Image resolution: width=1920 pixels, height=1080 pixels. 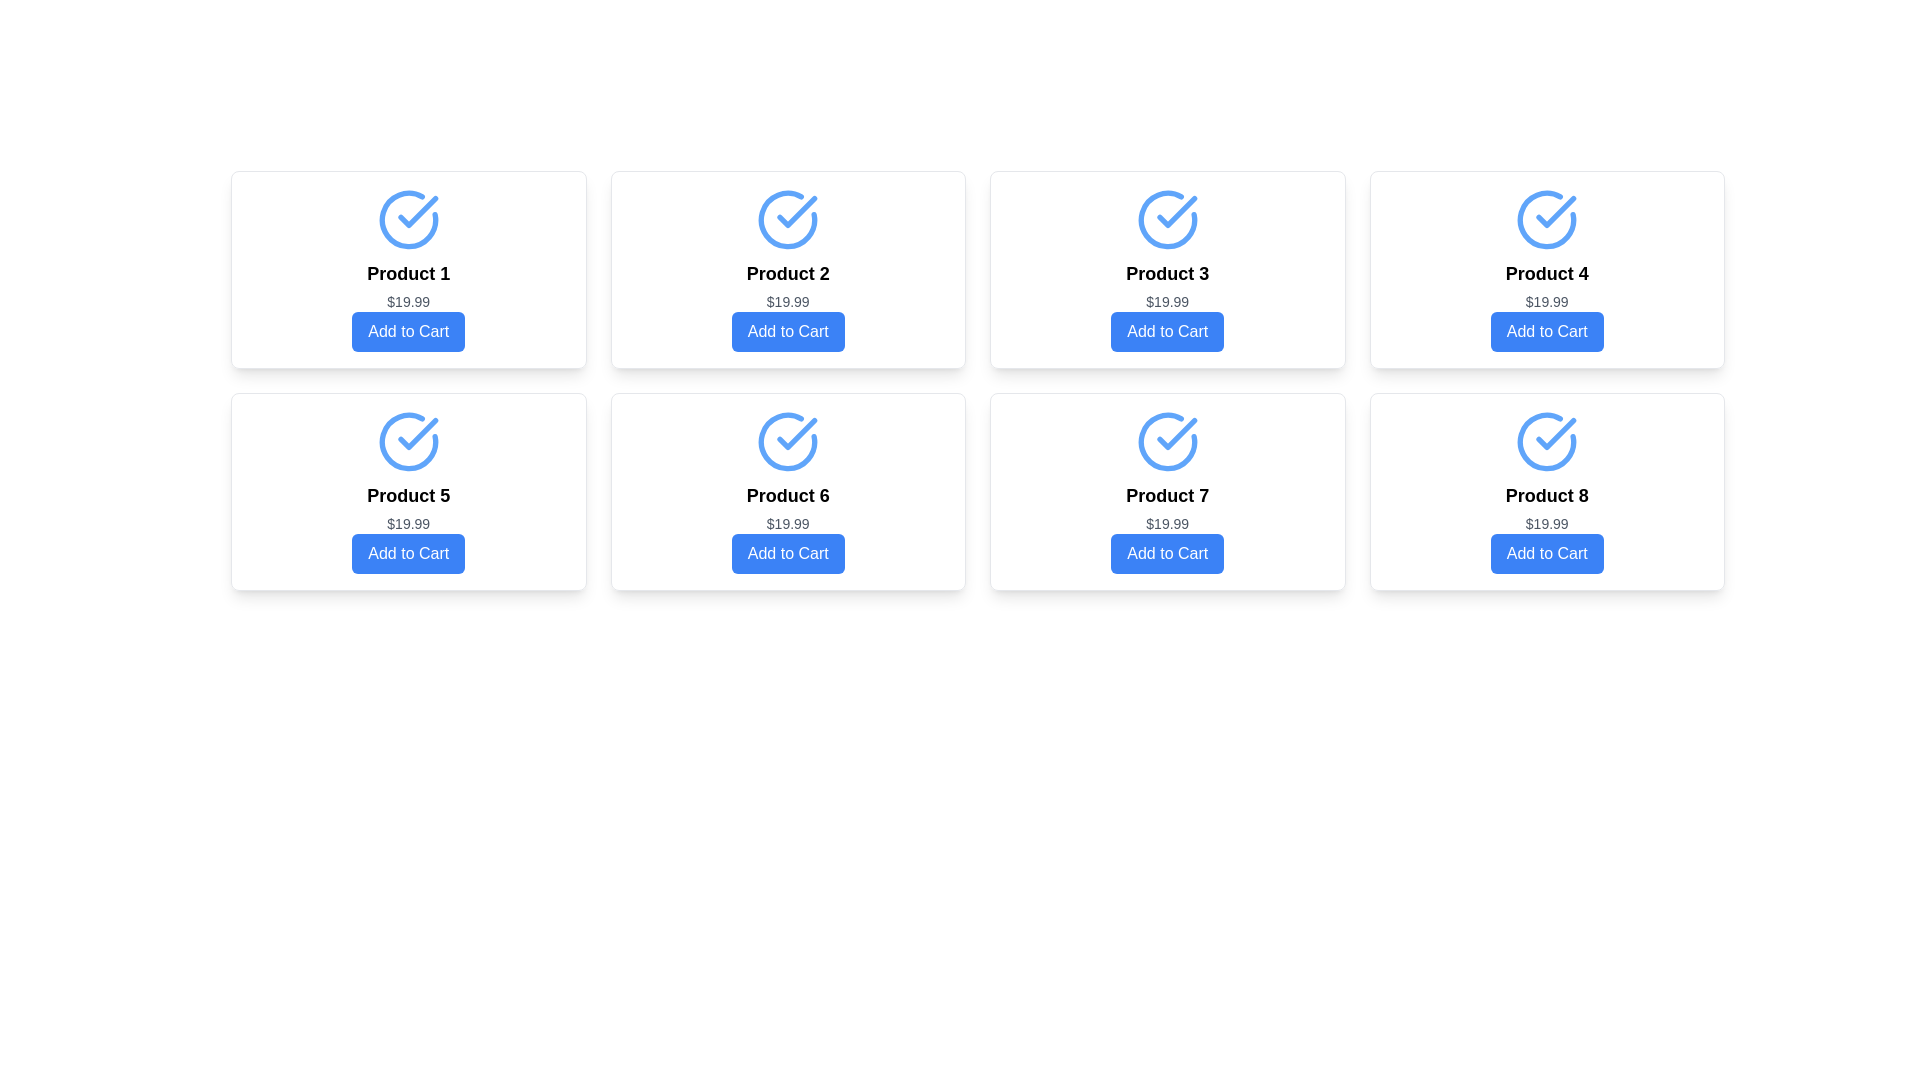 I want to click on the price display element located in the seventh product card, positioned beneath 'Product 7' and above the 'Add to Cart' button, so click(x=1167, y=523).